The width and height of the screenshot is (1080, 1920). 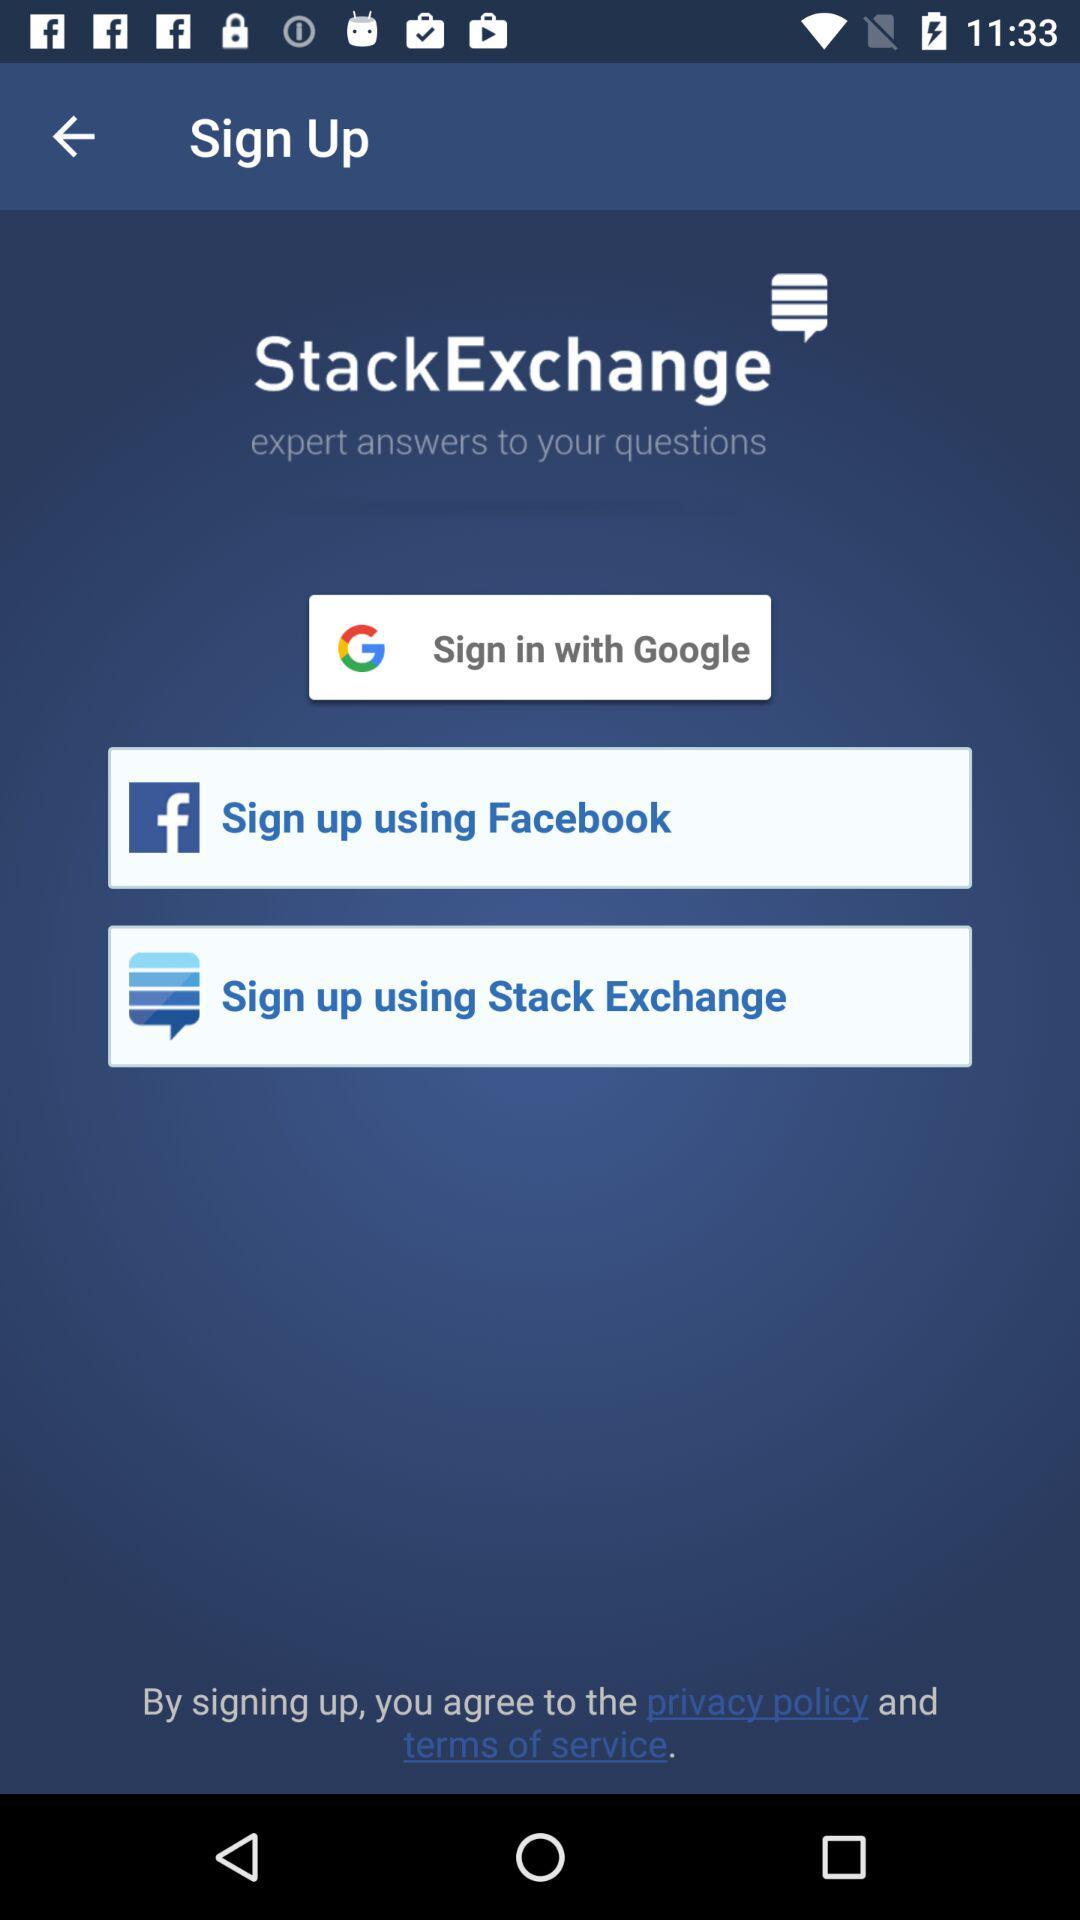 I want to click on sign up using facebook button, so click(x=540, y=817).